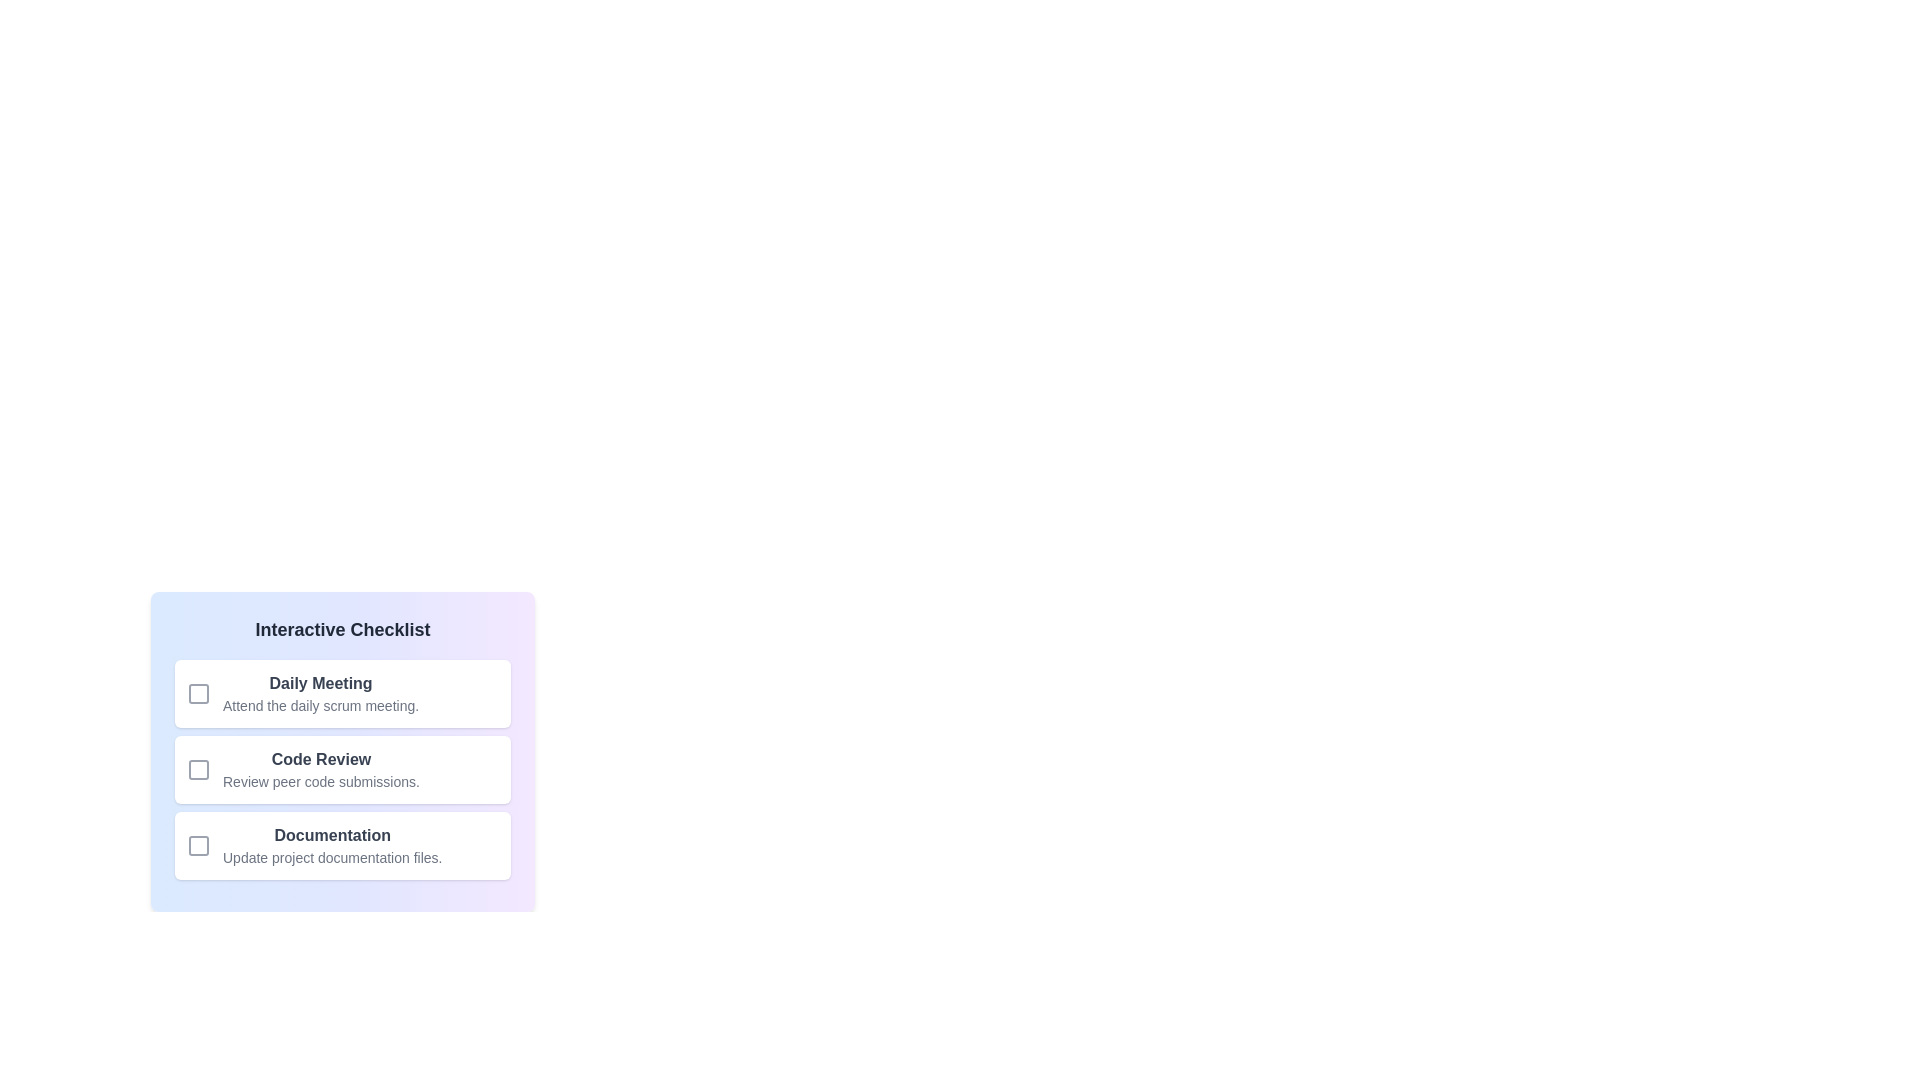 This screenshot has height=1080, width=1920. What do you see at coordinates (321, 693) in the screenshot?
I see `details of the task 'Daily Meeting' presented in the text block of the first card in the 'Interactive Checklist'` at bounding box center [321, 693].